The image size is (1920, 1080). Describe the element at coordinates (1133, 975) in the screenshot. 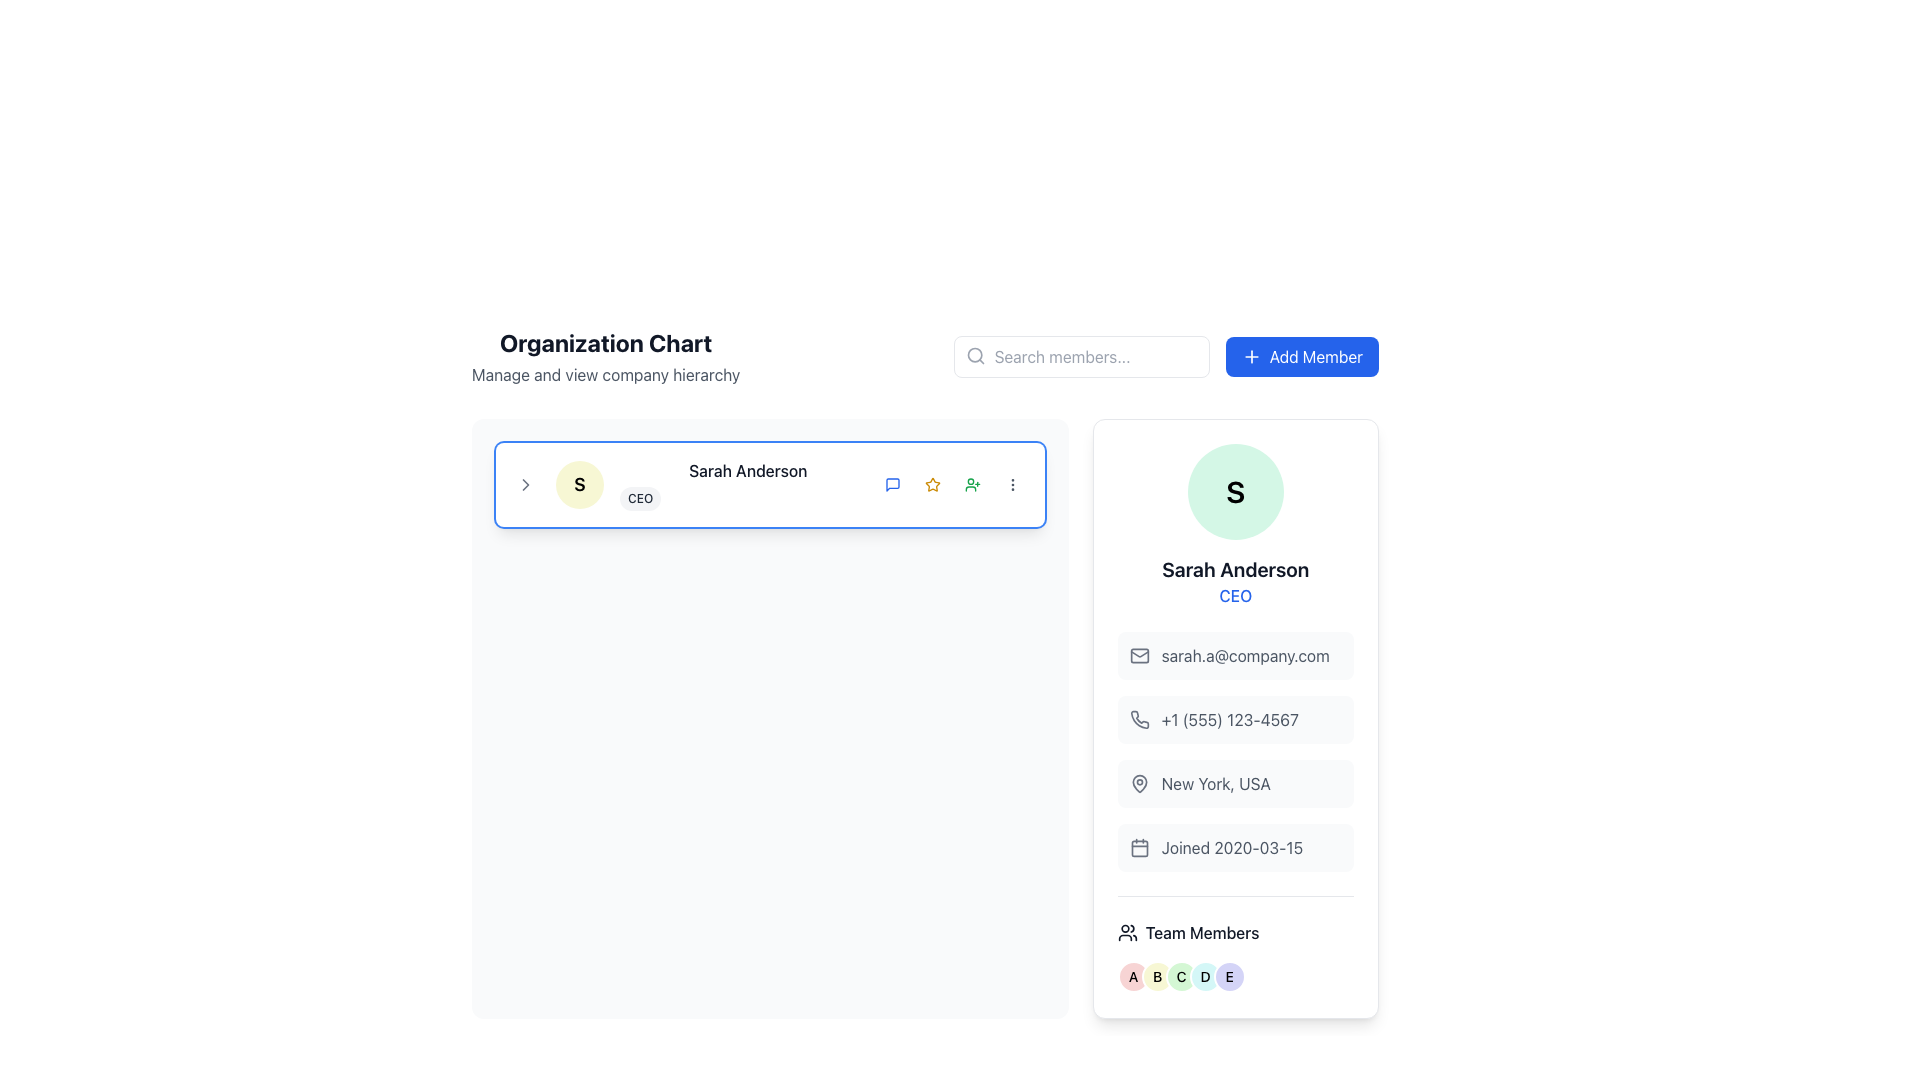

I see `the first circular avatar icon labeled 'A' with a light pink background and a black letter 'A'` at that location.